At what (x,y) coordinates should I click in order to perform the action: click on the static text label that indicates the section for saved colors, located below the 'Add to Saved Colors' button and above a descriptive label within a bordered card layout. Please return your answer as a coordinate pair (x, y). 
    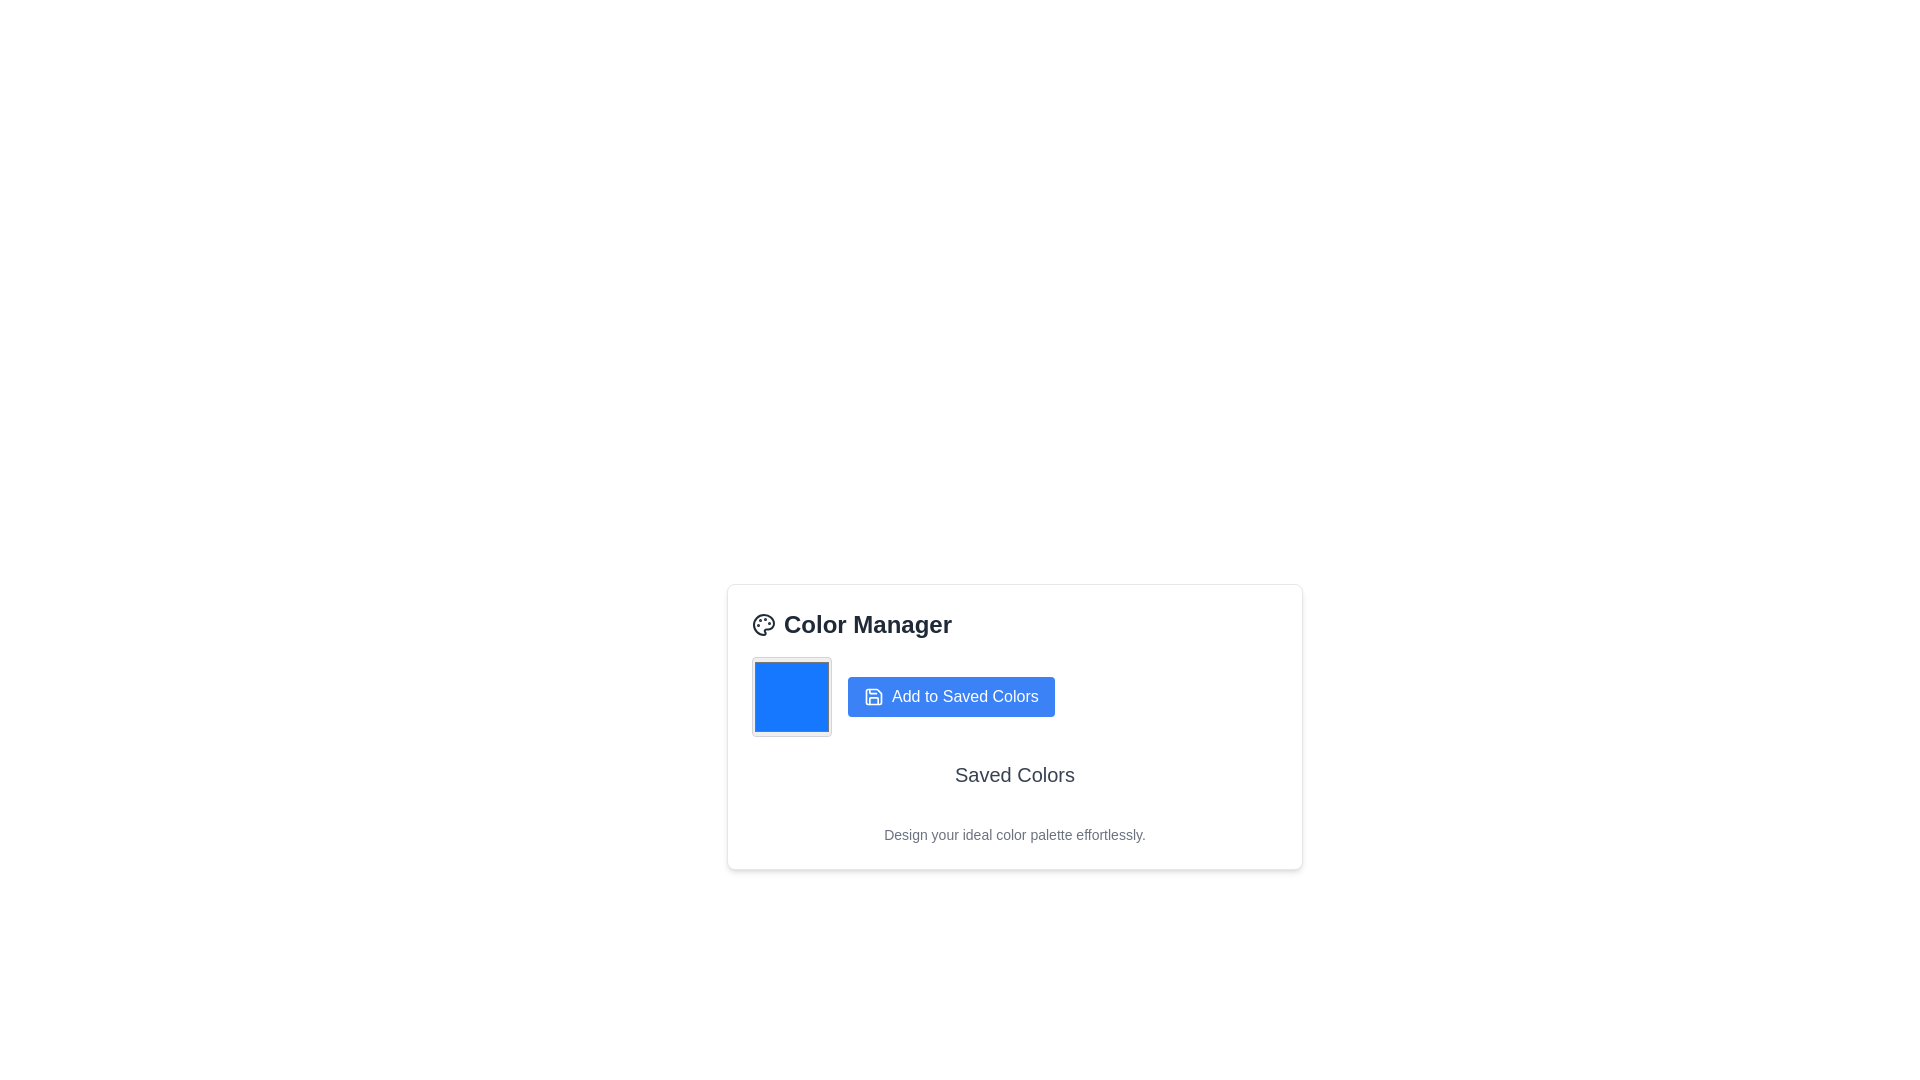
    Looking at the image, I should click on (1014, 779).